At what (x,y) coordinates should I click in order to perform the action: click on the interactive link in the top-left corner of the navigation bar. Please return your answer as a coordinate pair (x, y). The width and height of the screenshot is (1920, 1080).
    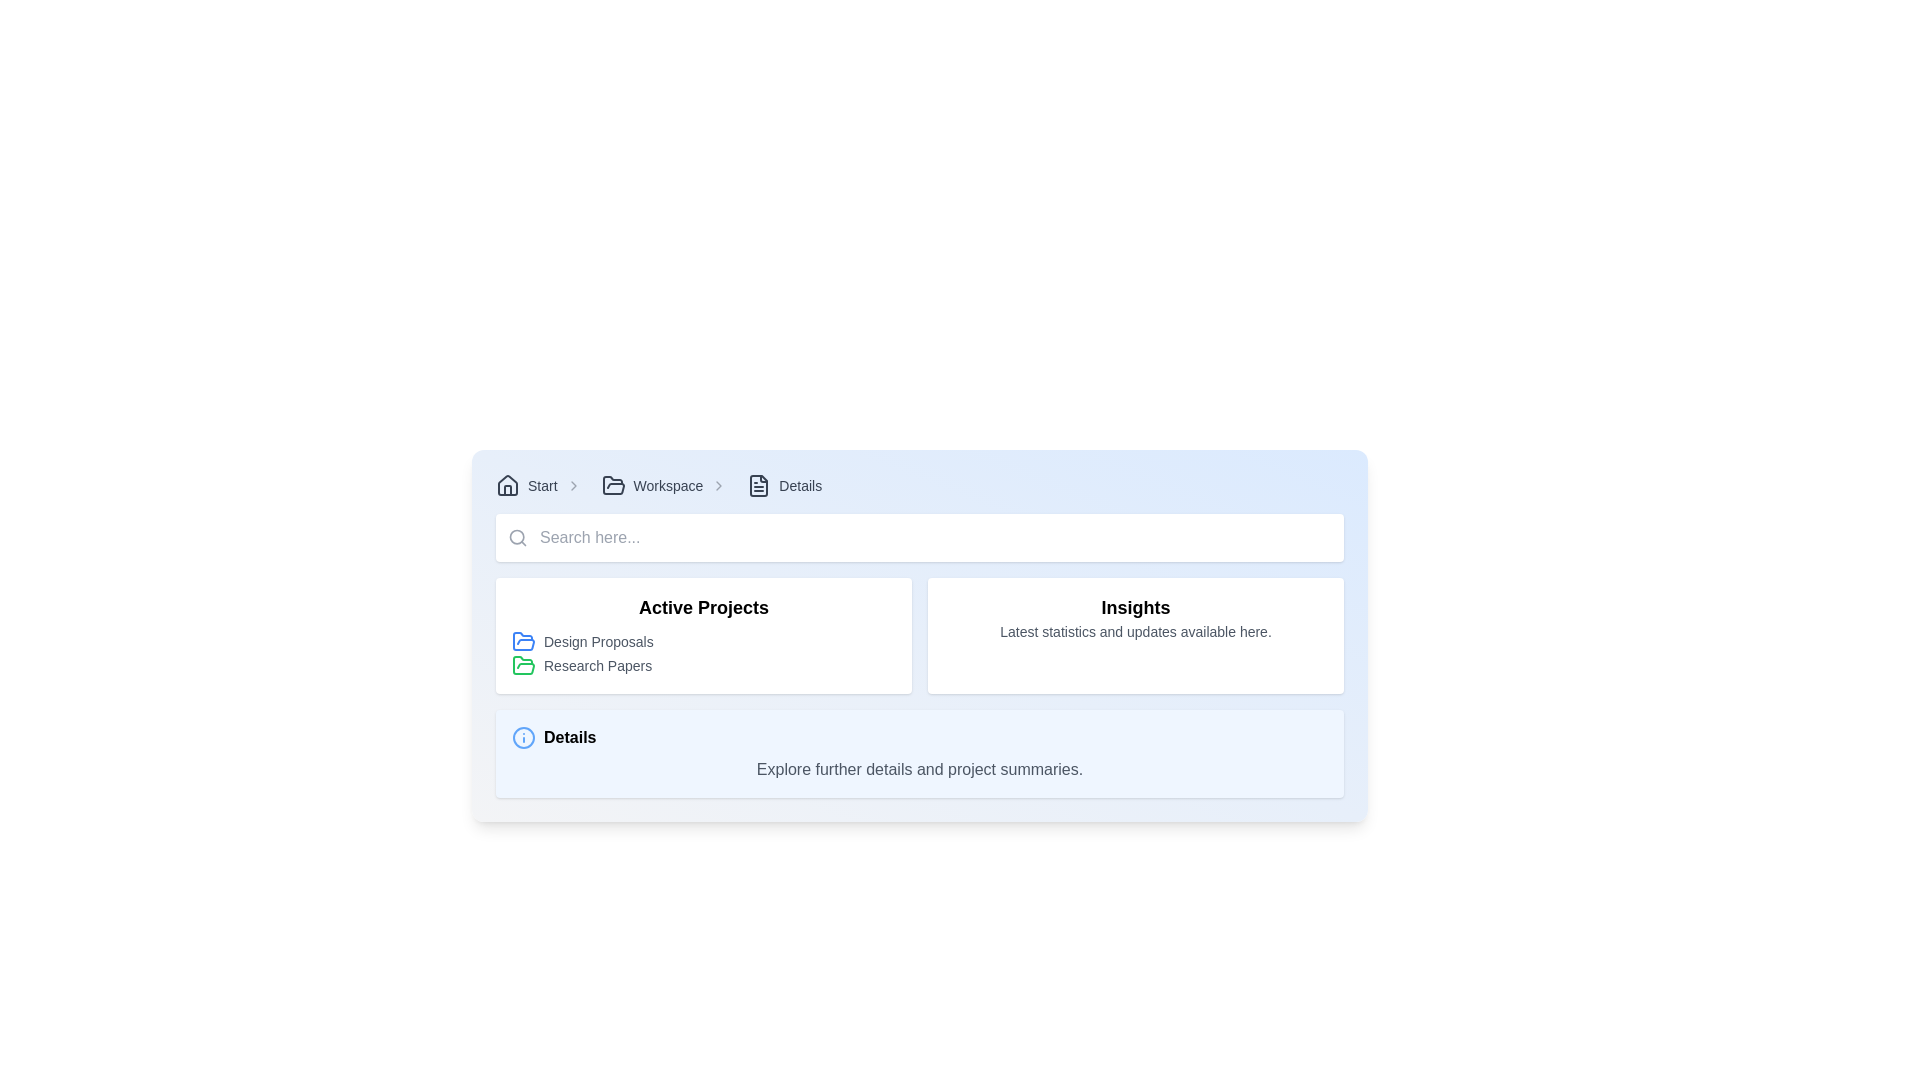
    Looking at the image, I should click on (526, 486).